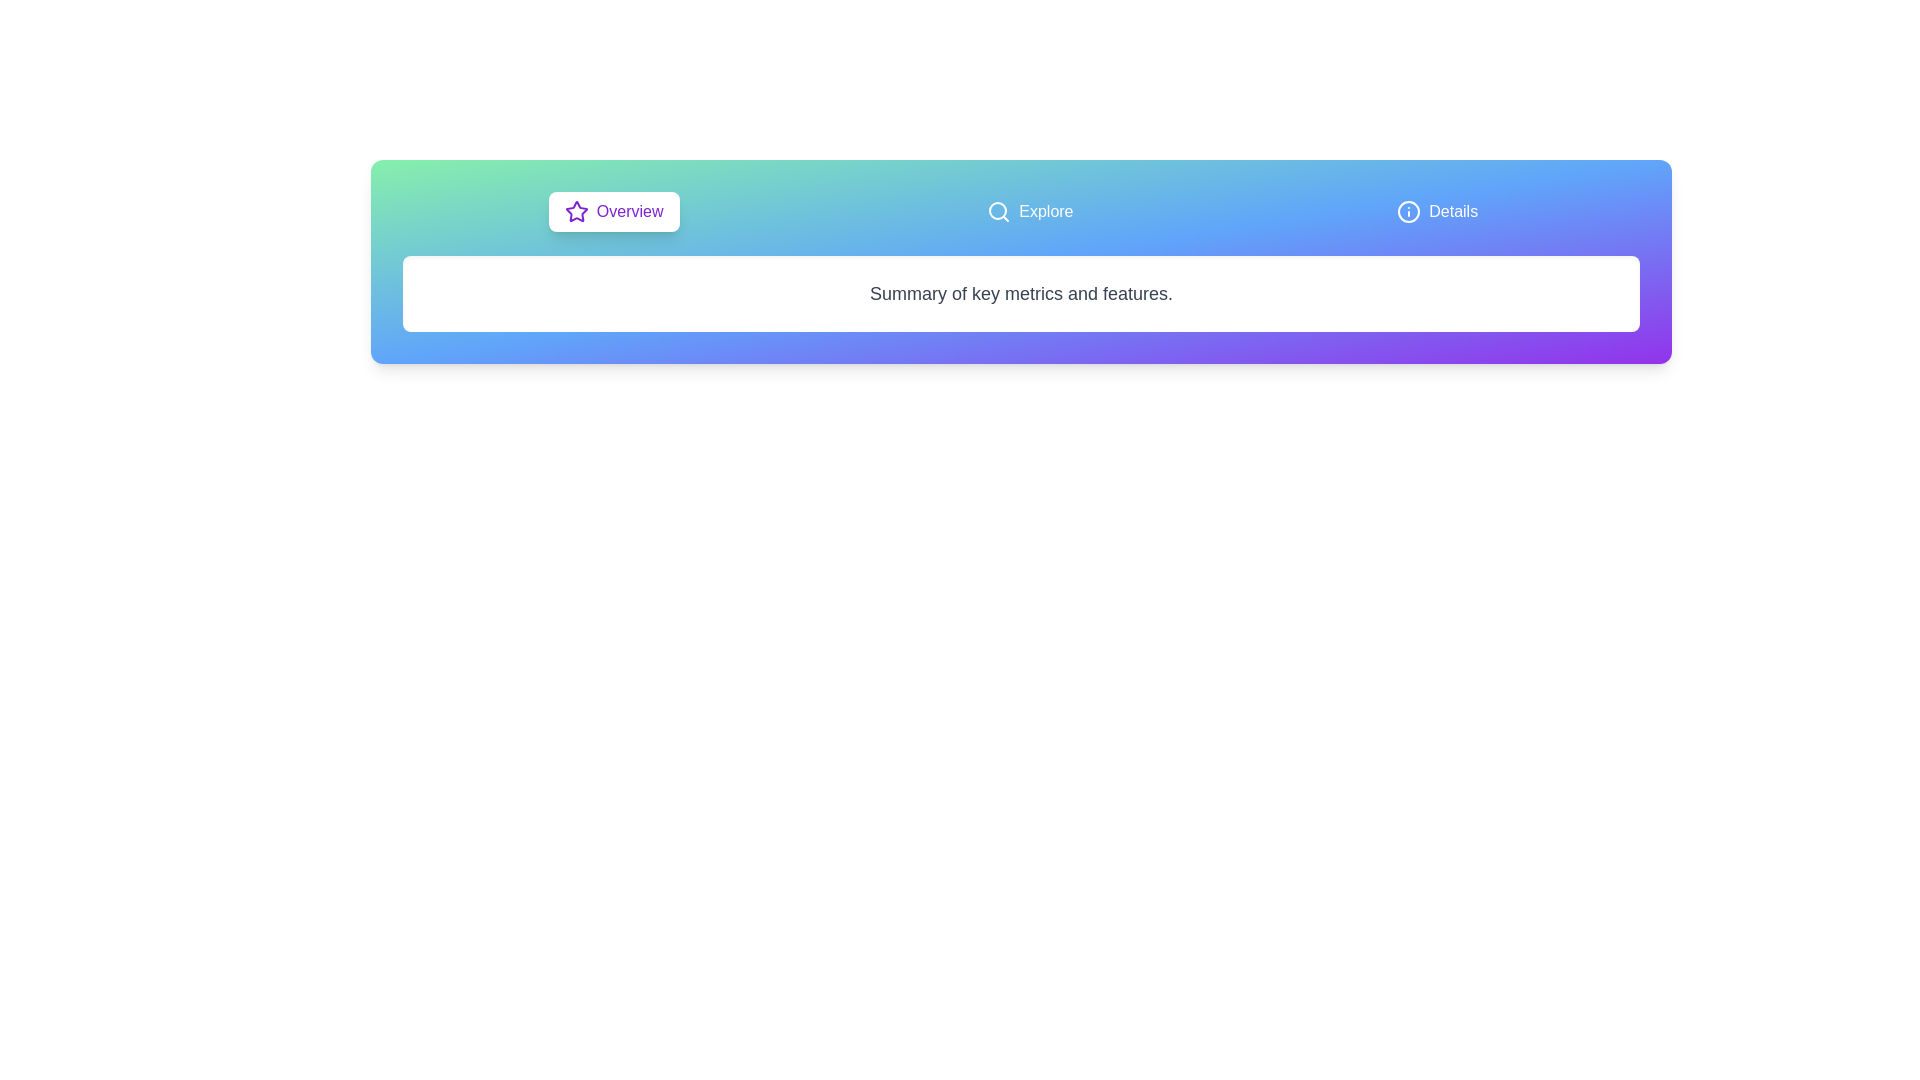  What do you see at coordinates (613, 212) in the screenshot?
I see `the Overview tab to display its content` at bounding box center [613, 212].